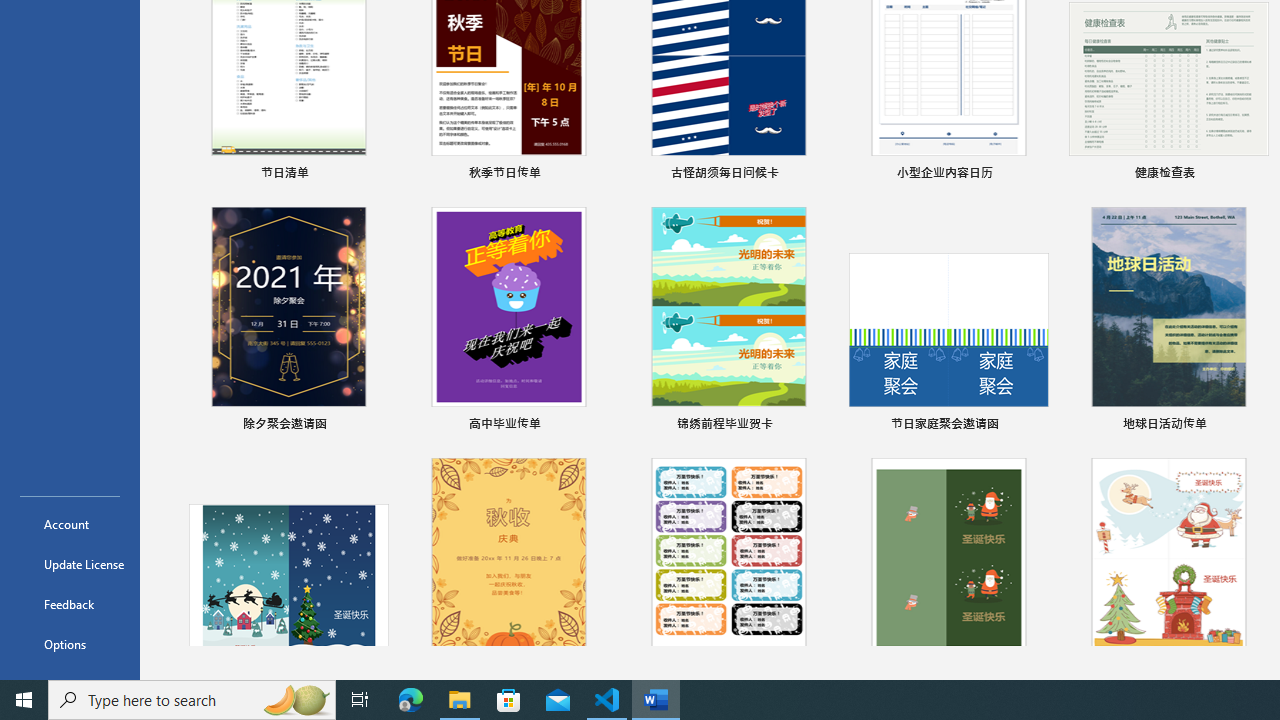 The width and height of the screenshot is (1280, 720). I want to click on 'Pin to list', so click(1254, 424).